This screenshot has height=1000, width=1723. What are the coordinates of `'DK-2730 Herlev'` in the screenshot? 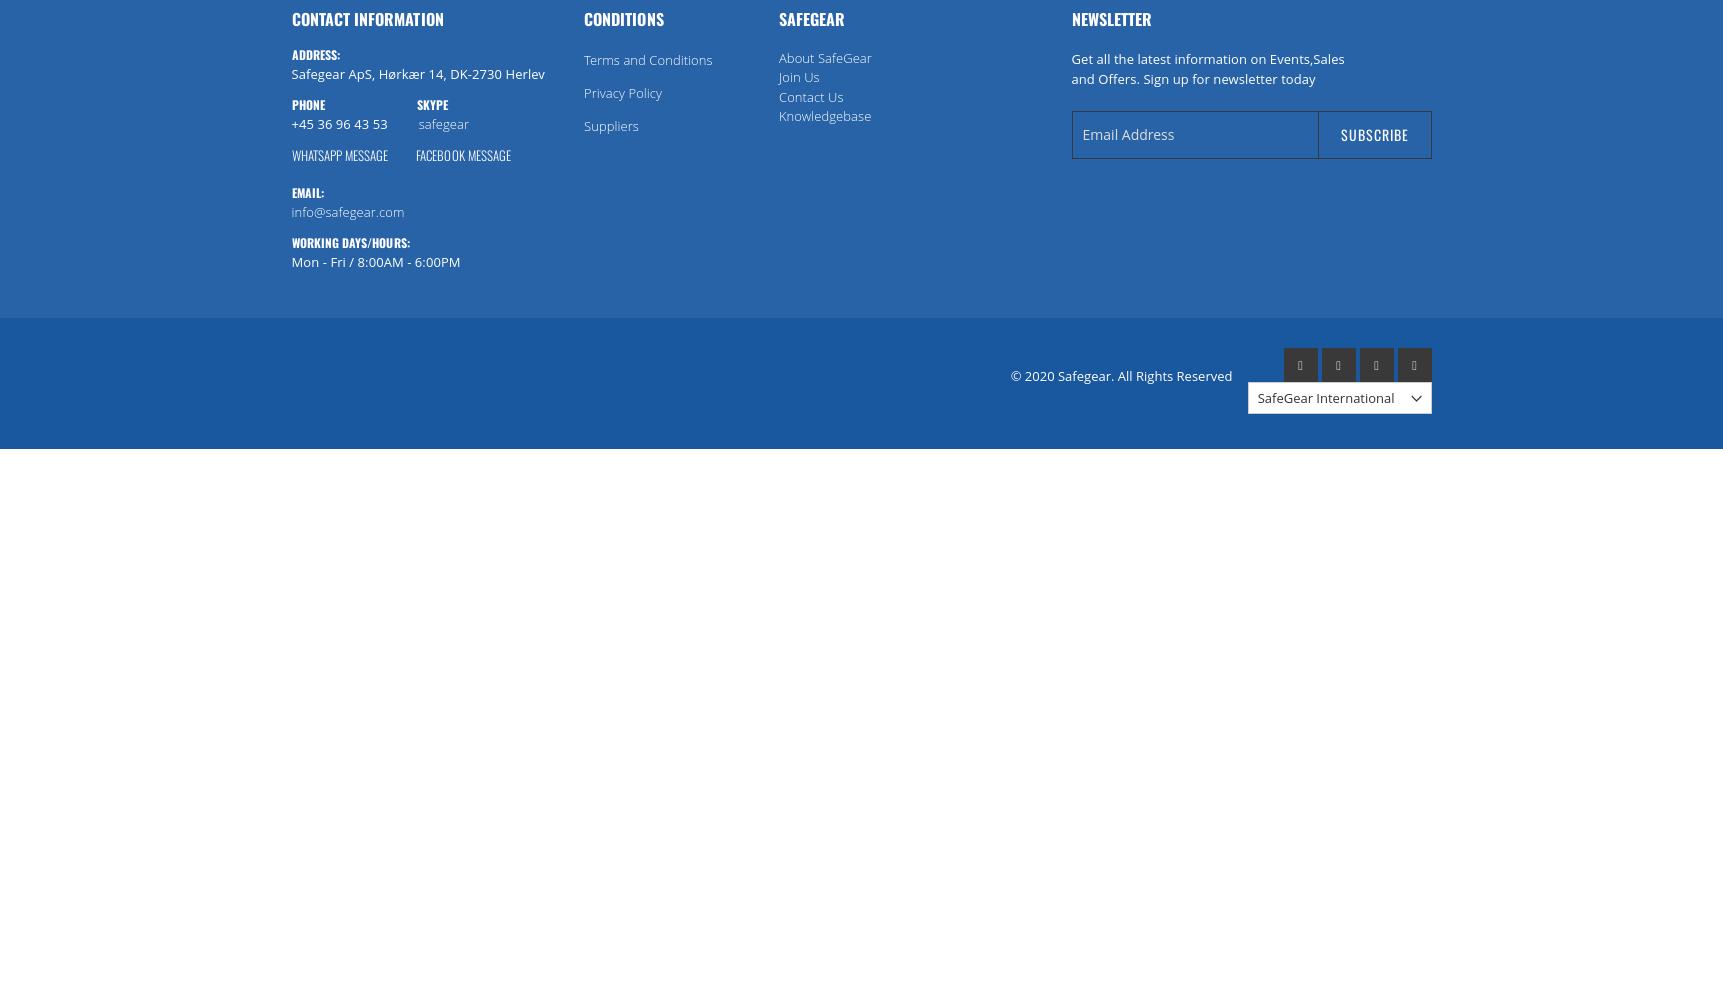 It's located at (496, 72).